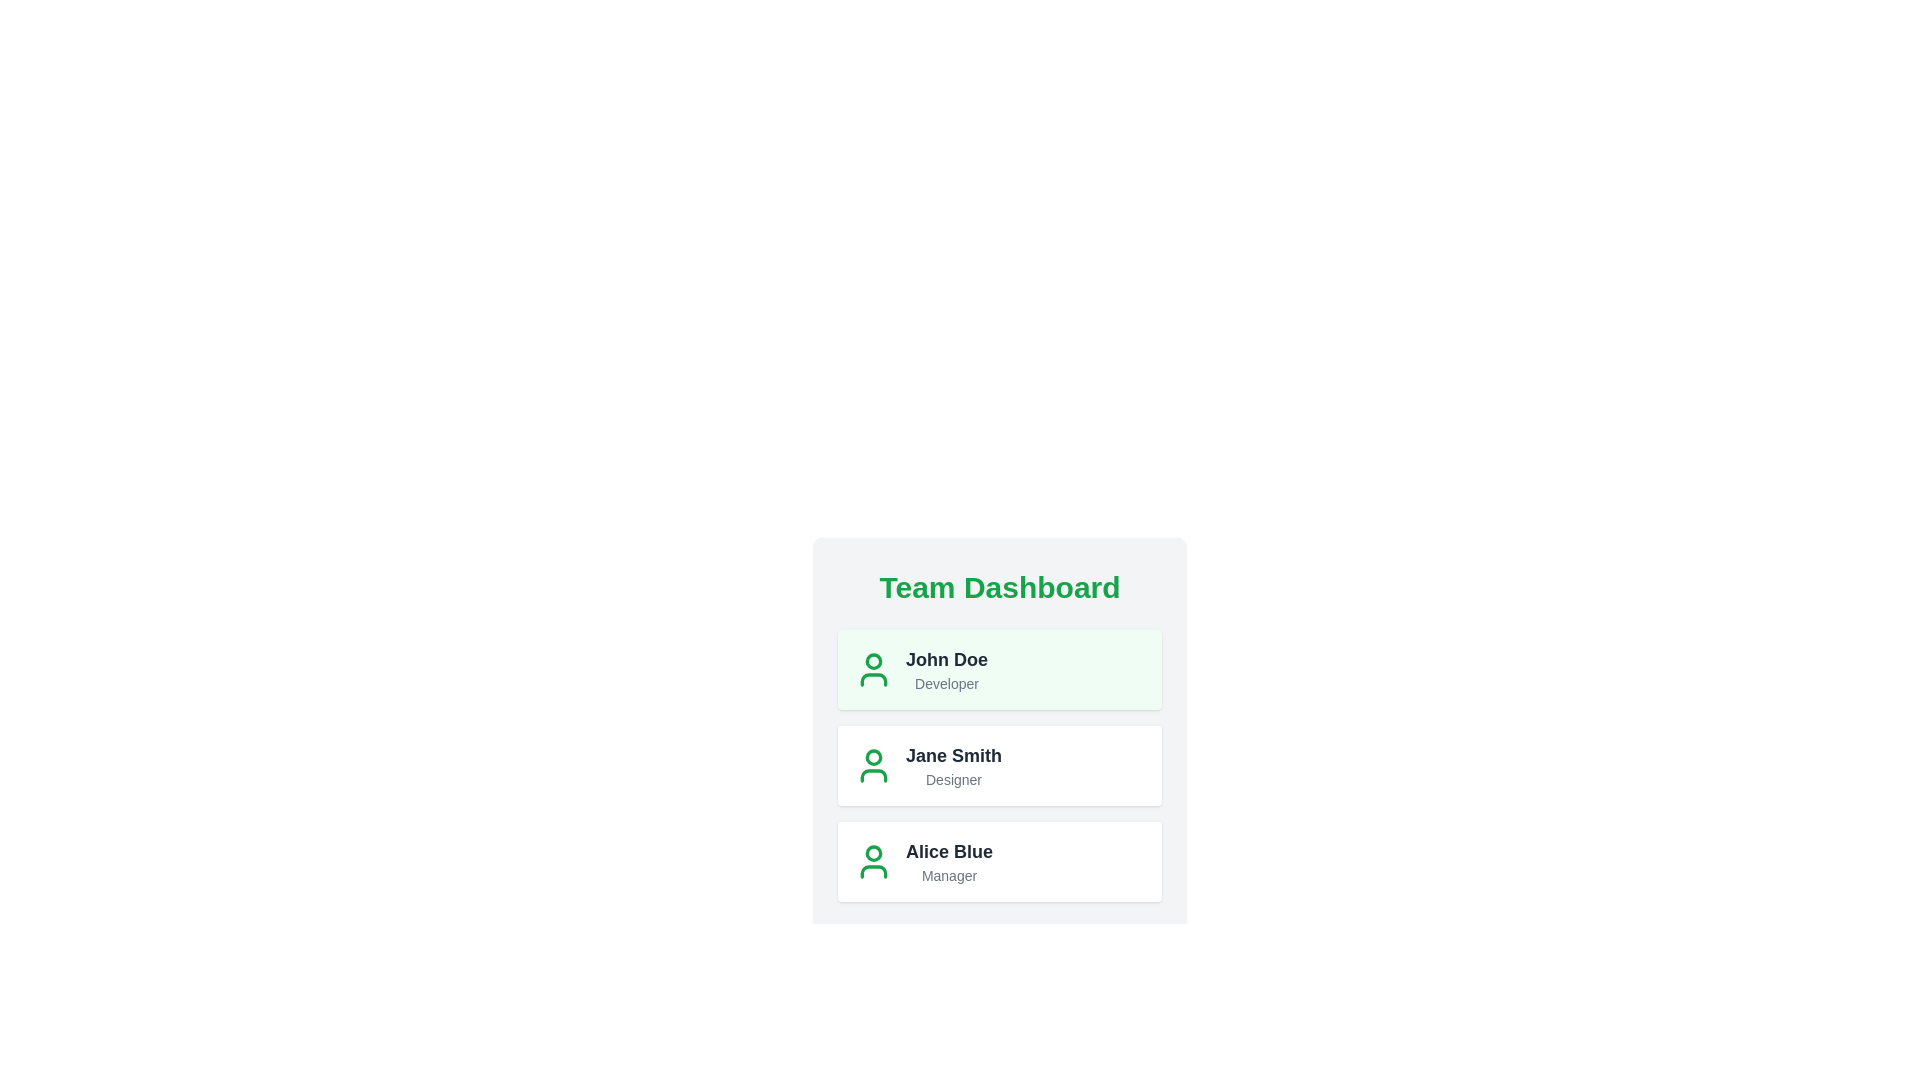 The image size is (1920, 1080). What do you see at coordinates (873, 870) in the screenshot?
I see `the decorative graphic component located at the bottom of the user profile icon on the 'John Doe' card under the 'Team Dashboard' section` at bounding box center [873, 870].